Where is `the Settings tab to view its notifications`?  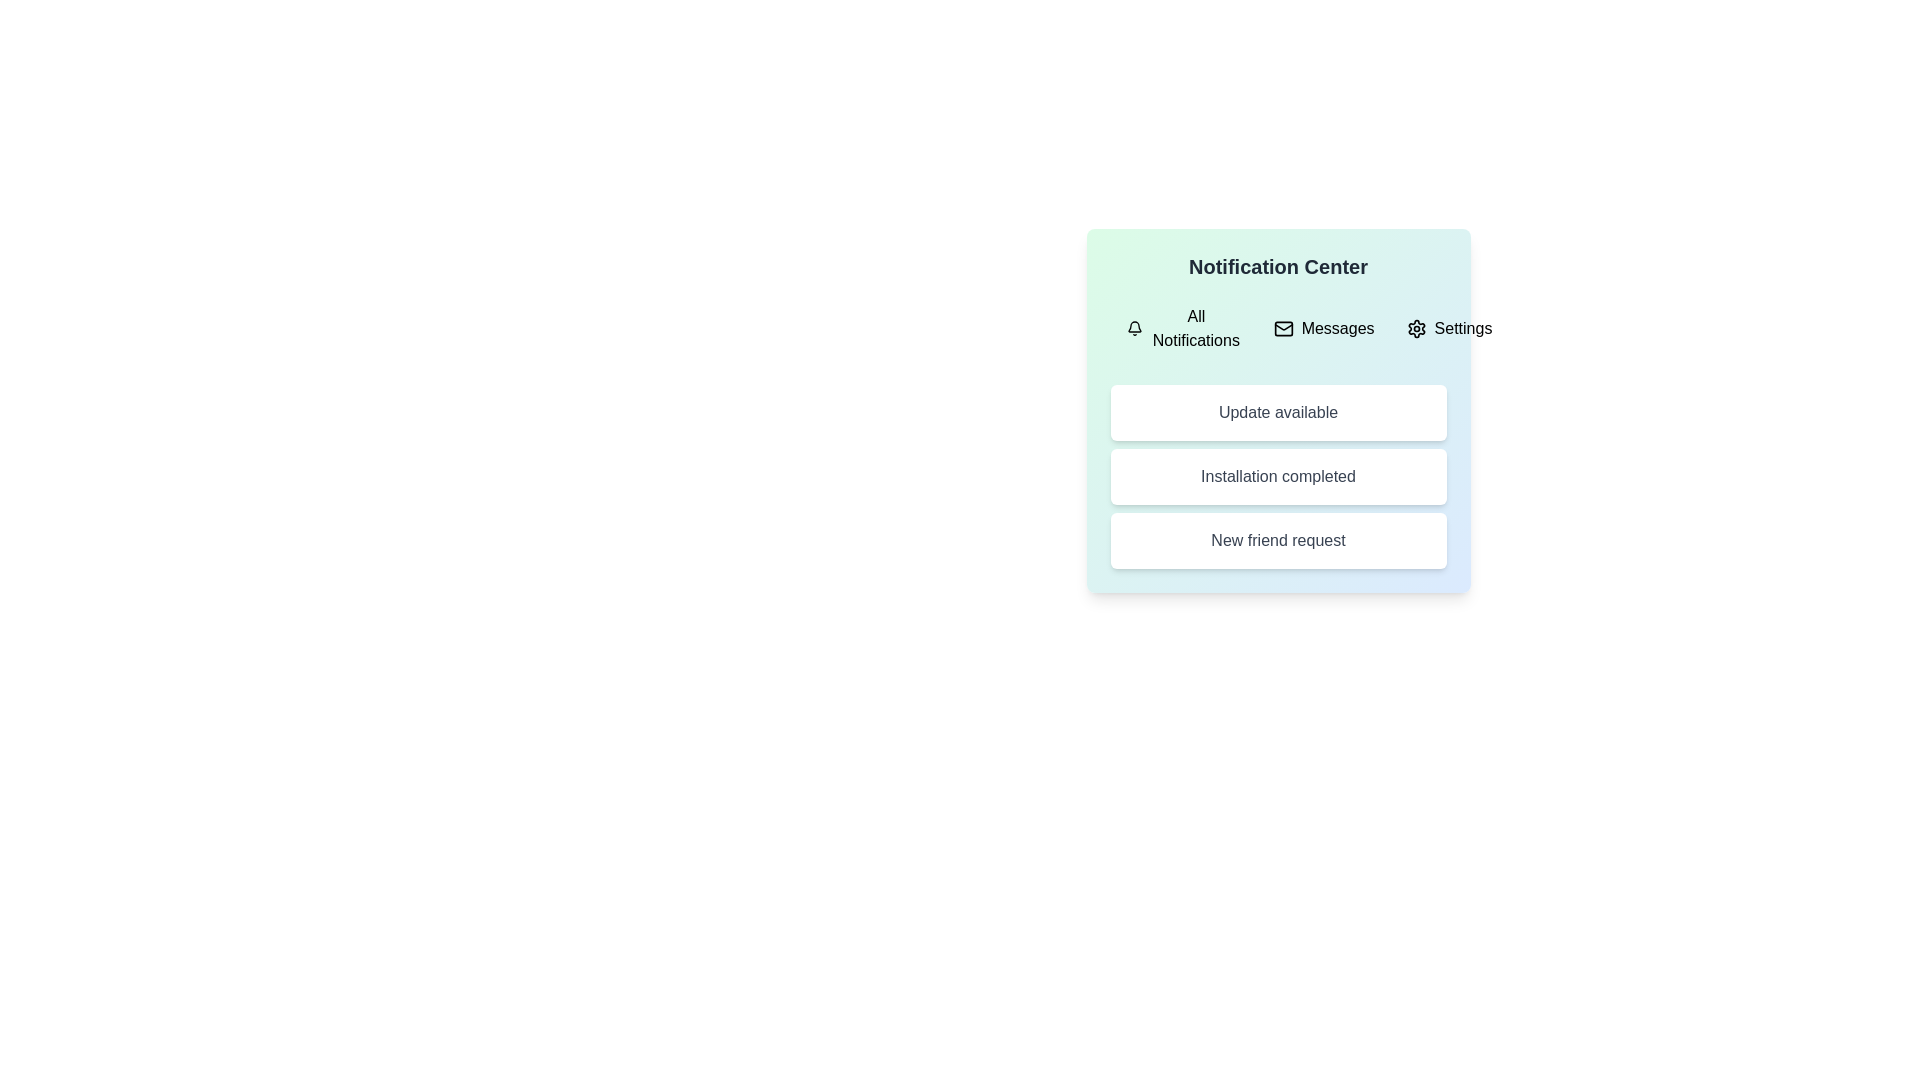 the Settings tab to view its notifications is located at coordinates (1449, 327).